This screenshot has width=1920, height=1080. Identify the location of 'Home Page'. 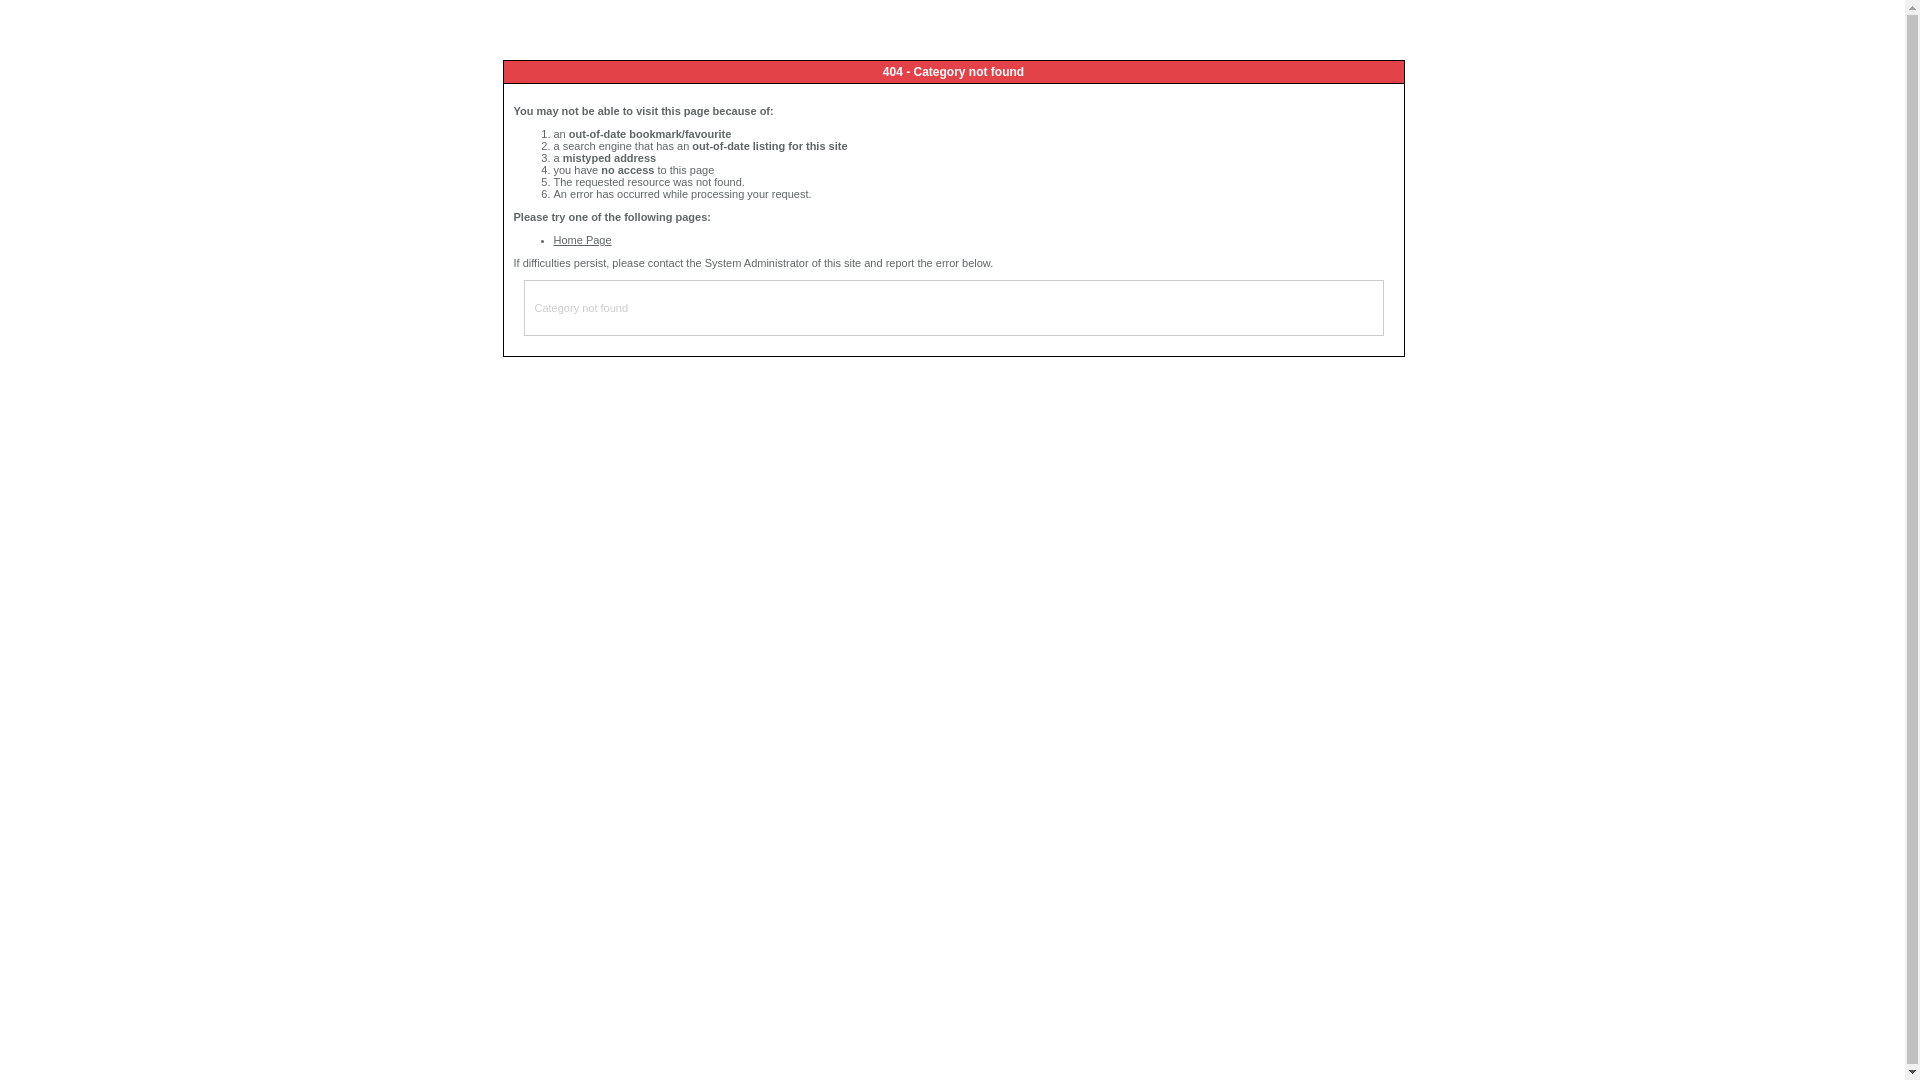
(581, 238).